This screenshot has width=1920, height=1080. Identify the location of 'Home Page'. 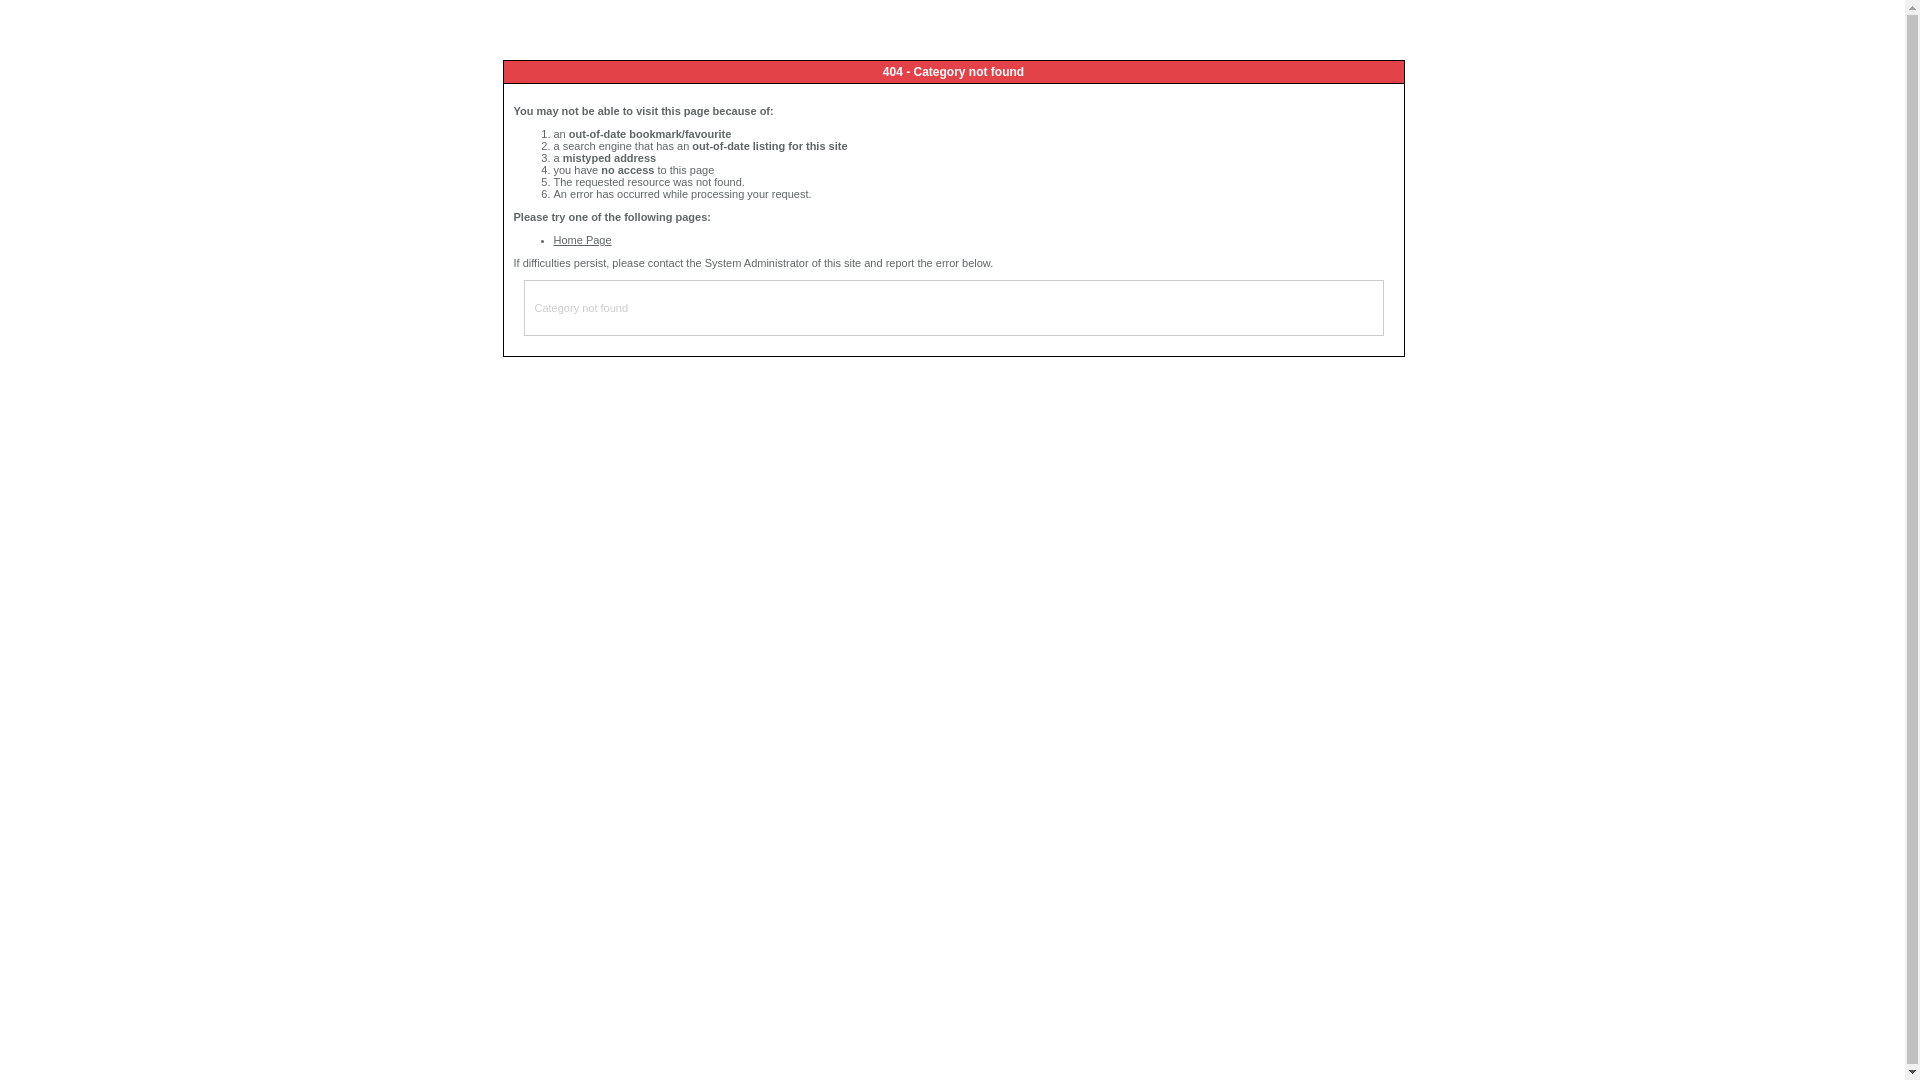
(581, 238).